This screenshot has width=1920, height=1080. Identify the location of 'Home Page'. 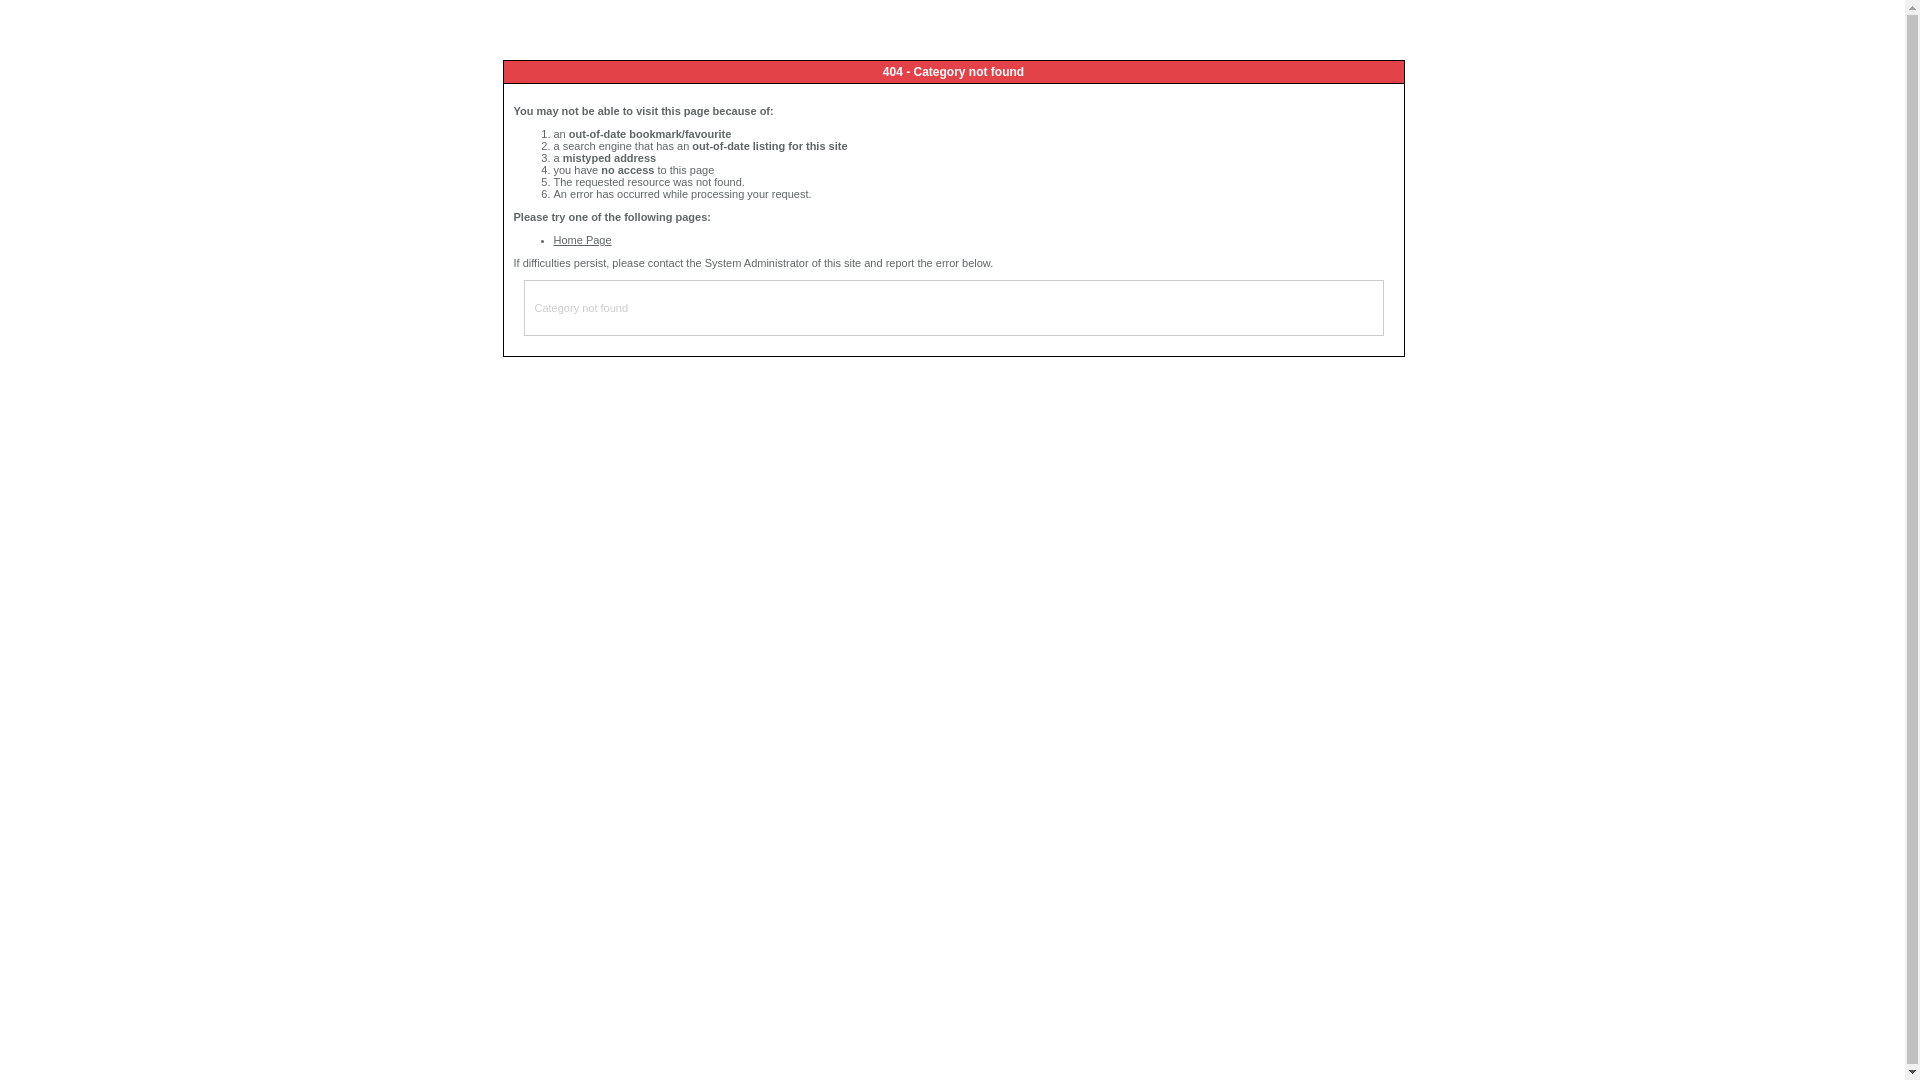
(581, 238).